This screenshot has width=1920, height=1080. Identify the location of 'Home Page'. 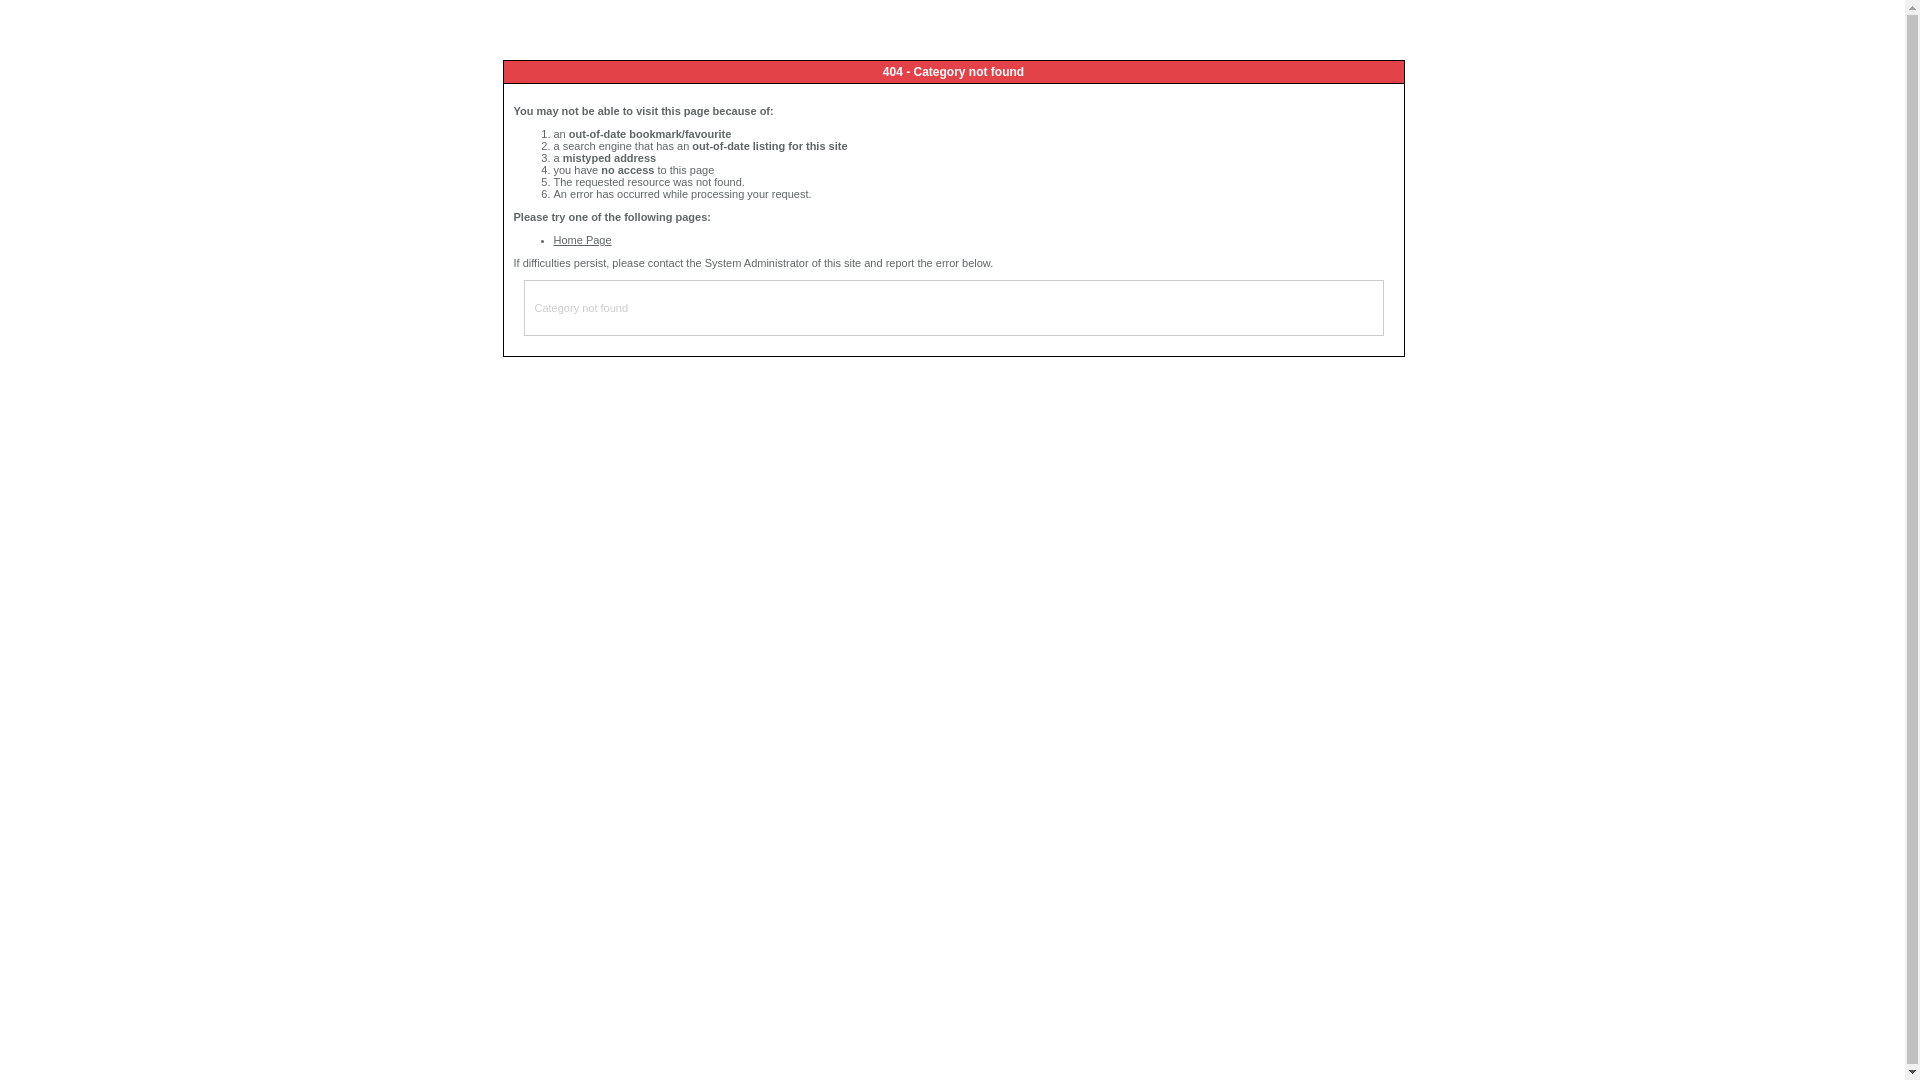
(581, 238).